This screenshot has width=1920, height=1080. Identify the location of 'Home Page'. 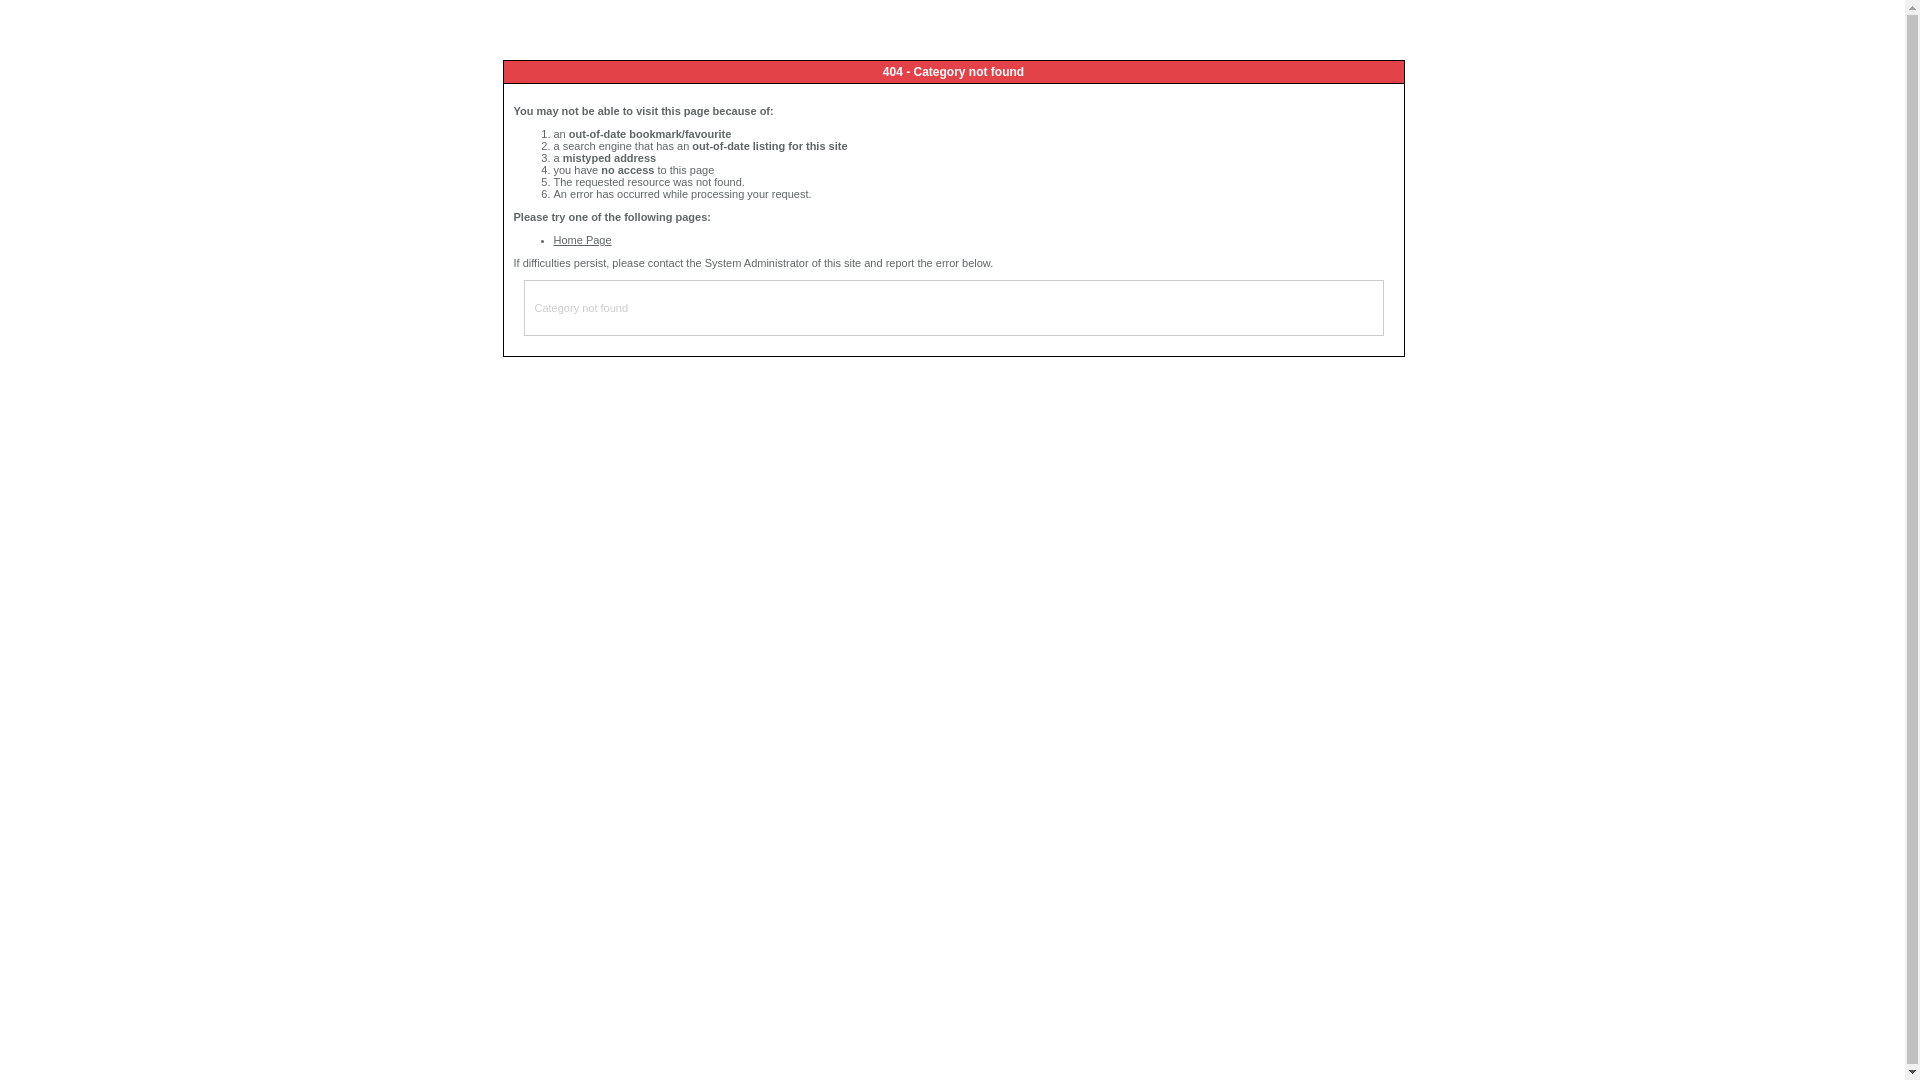
(581, 238).